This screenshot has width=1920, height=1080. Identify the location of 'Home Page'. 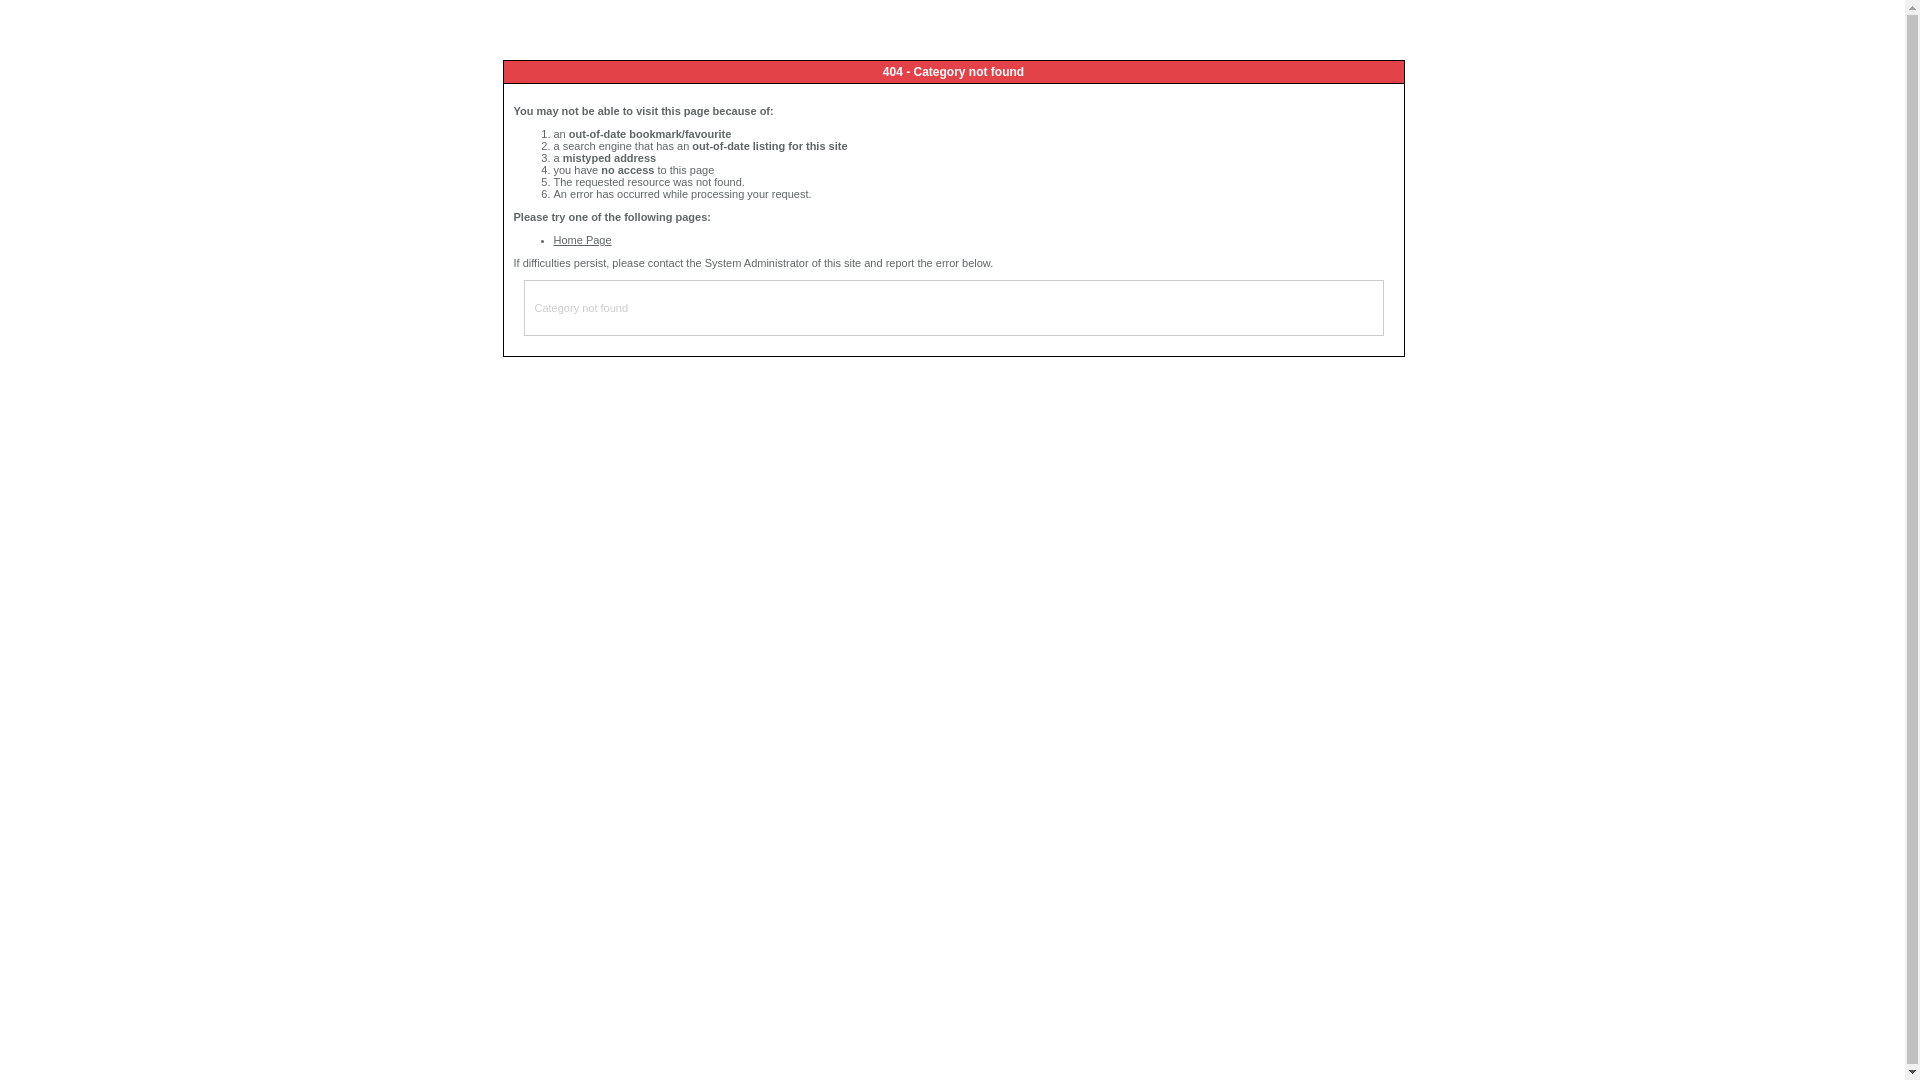
(581, 238).